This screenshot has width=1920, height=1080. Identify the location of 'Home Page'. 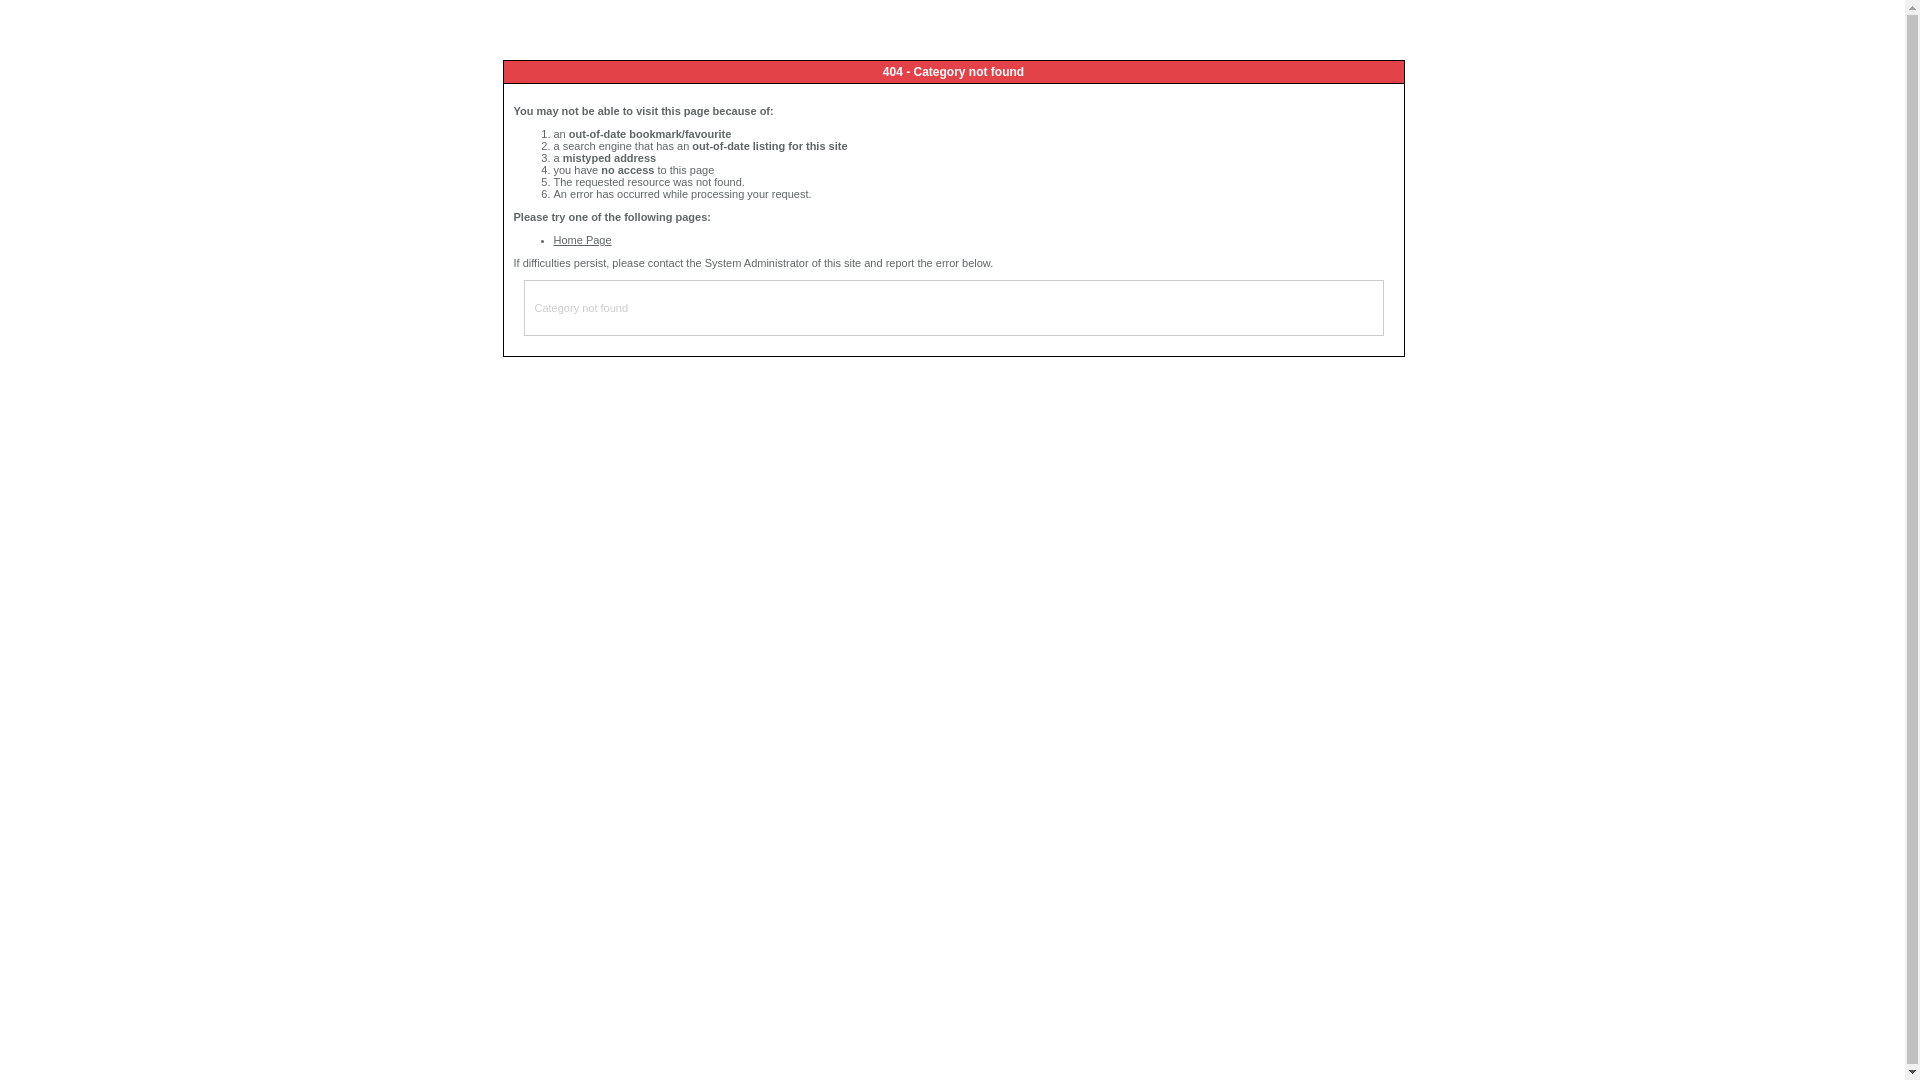
(581, 238).